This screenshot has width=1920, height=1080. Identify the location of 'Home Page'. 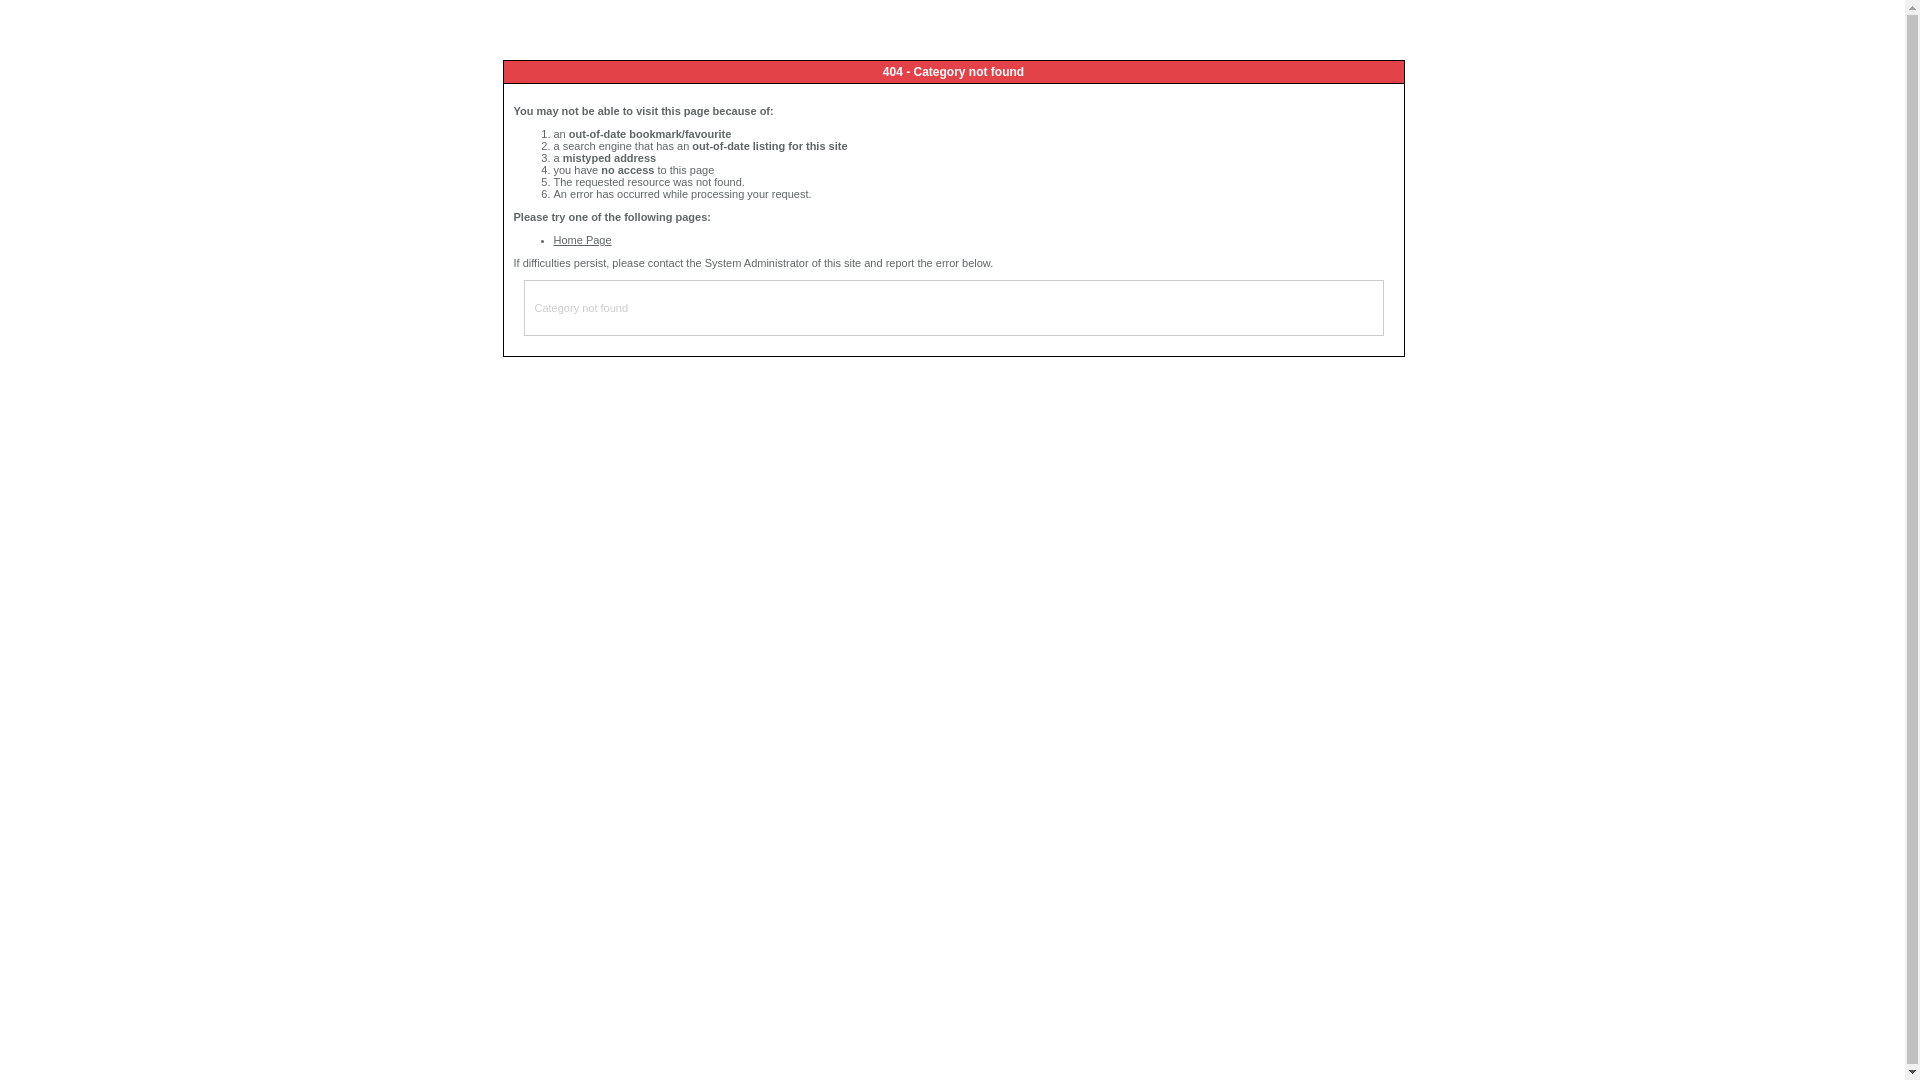
(581, 238).